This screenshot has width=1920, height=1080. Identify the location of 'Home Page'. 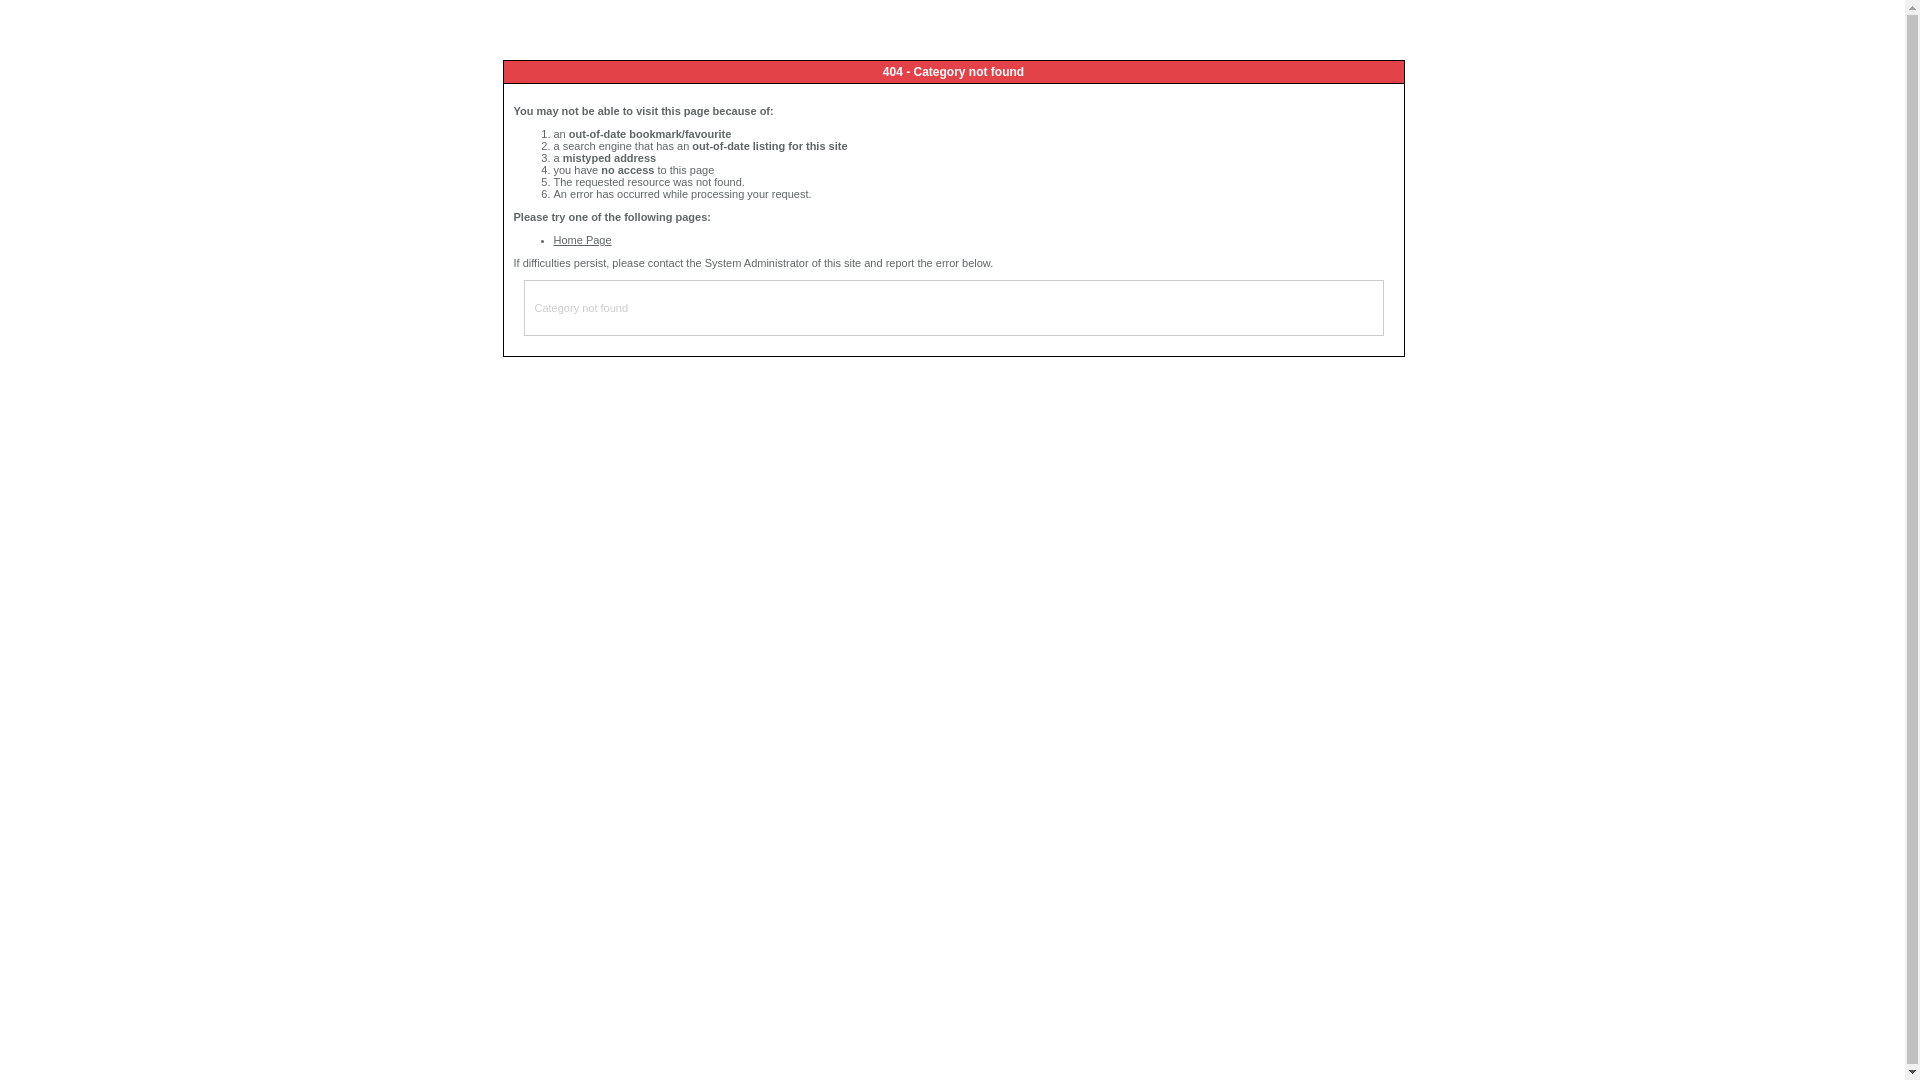
(581, 238).